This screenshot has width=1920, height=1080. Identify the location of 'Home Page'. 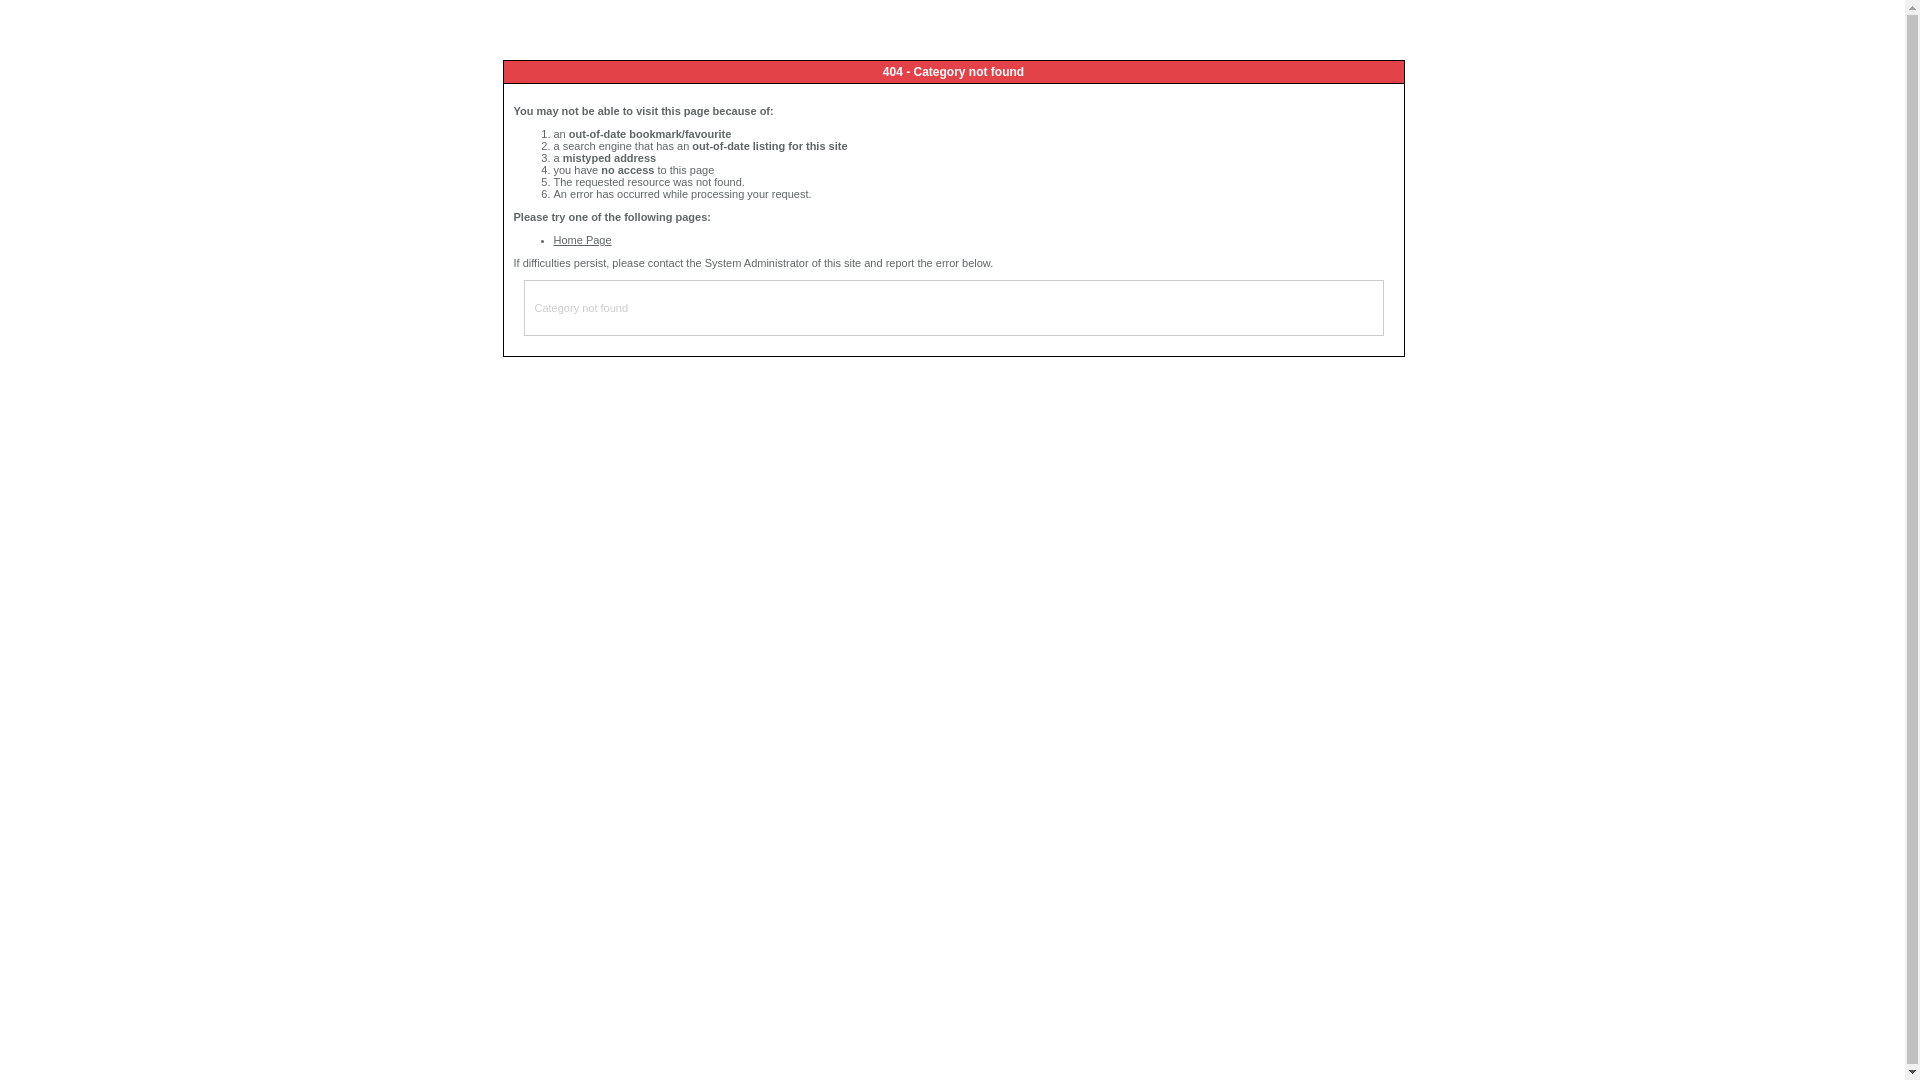
(581, 238).